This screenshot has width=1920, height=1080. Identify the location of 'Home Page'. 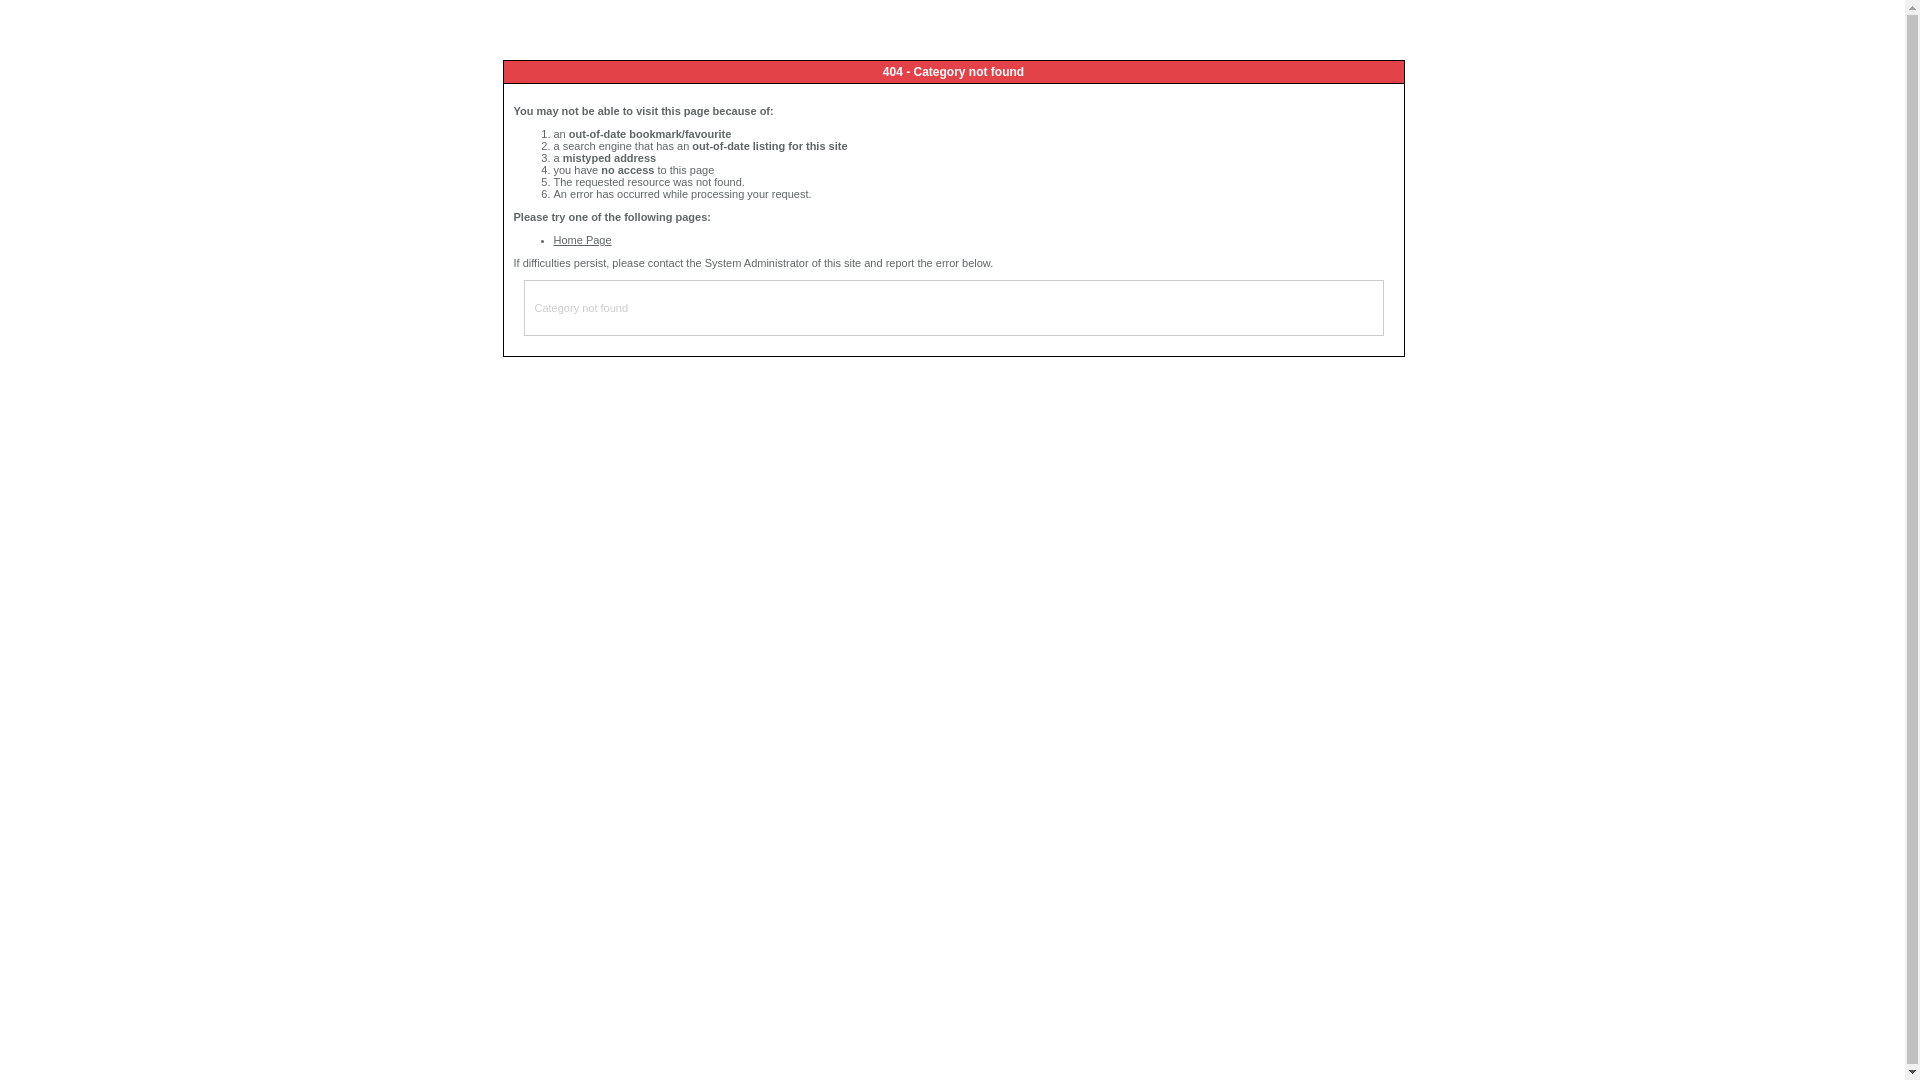
(581, 238).